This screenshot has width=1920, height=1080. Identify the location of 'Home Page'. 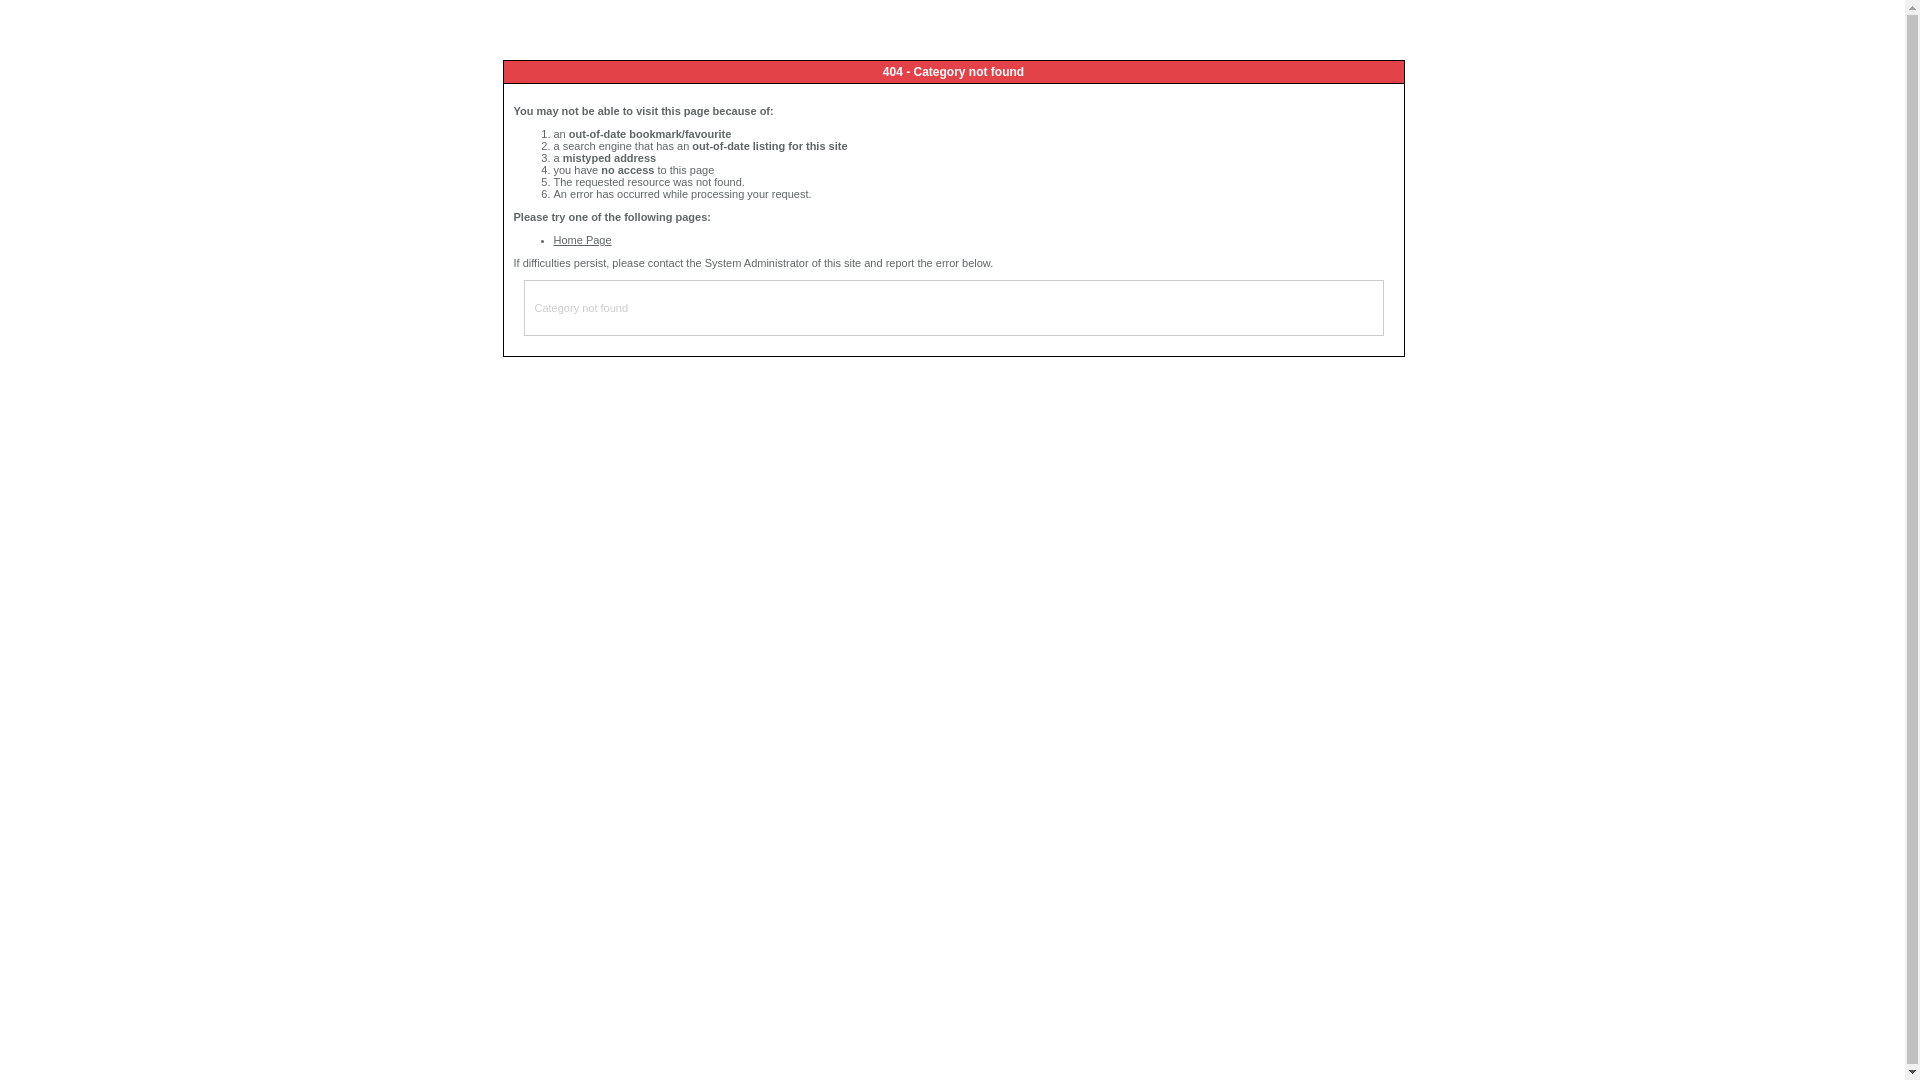
(581, 238).